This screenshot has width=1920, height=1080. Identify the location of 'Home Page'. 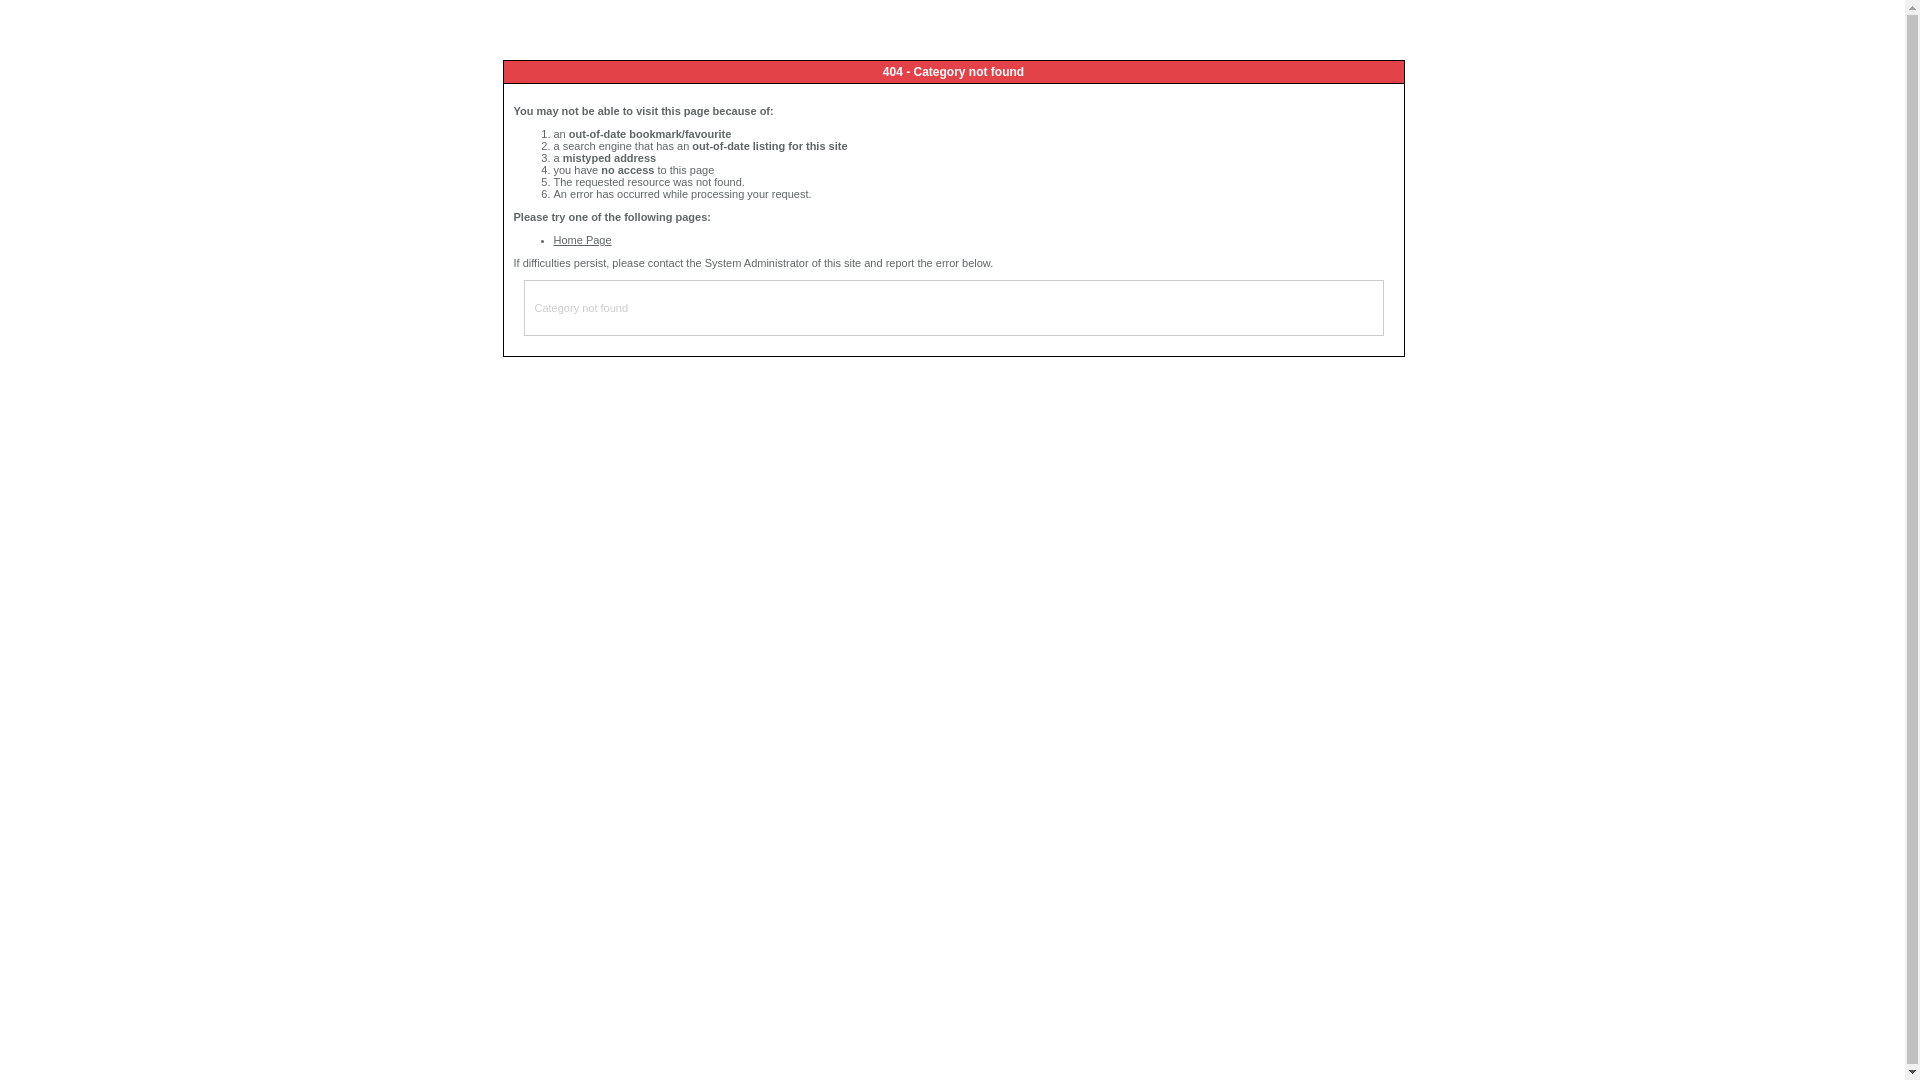
(581, 238).